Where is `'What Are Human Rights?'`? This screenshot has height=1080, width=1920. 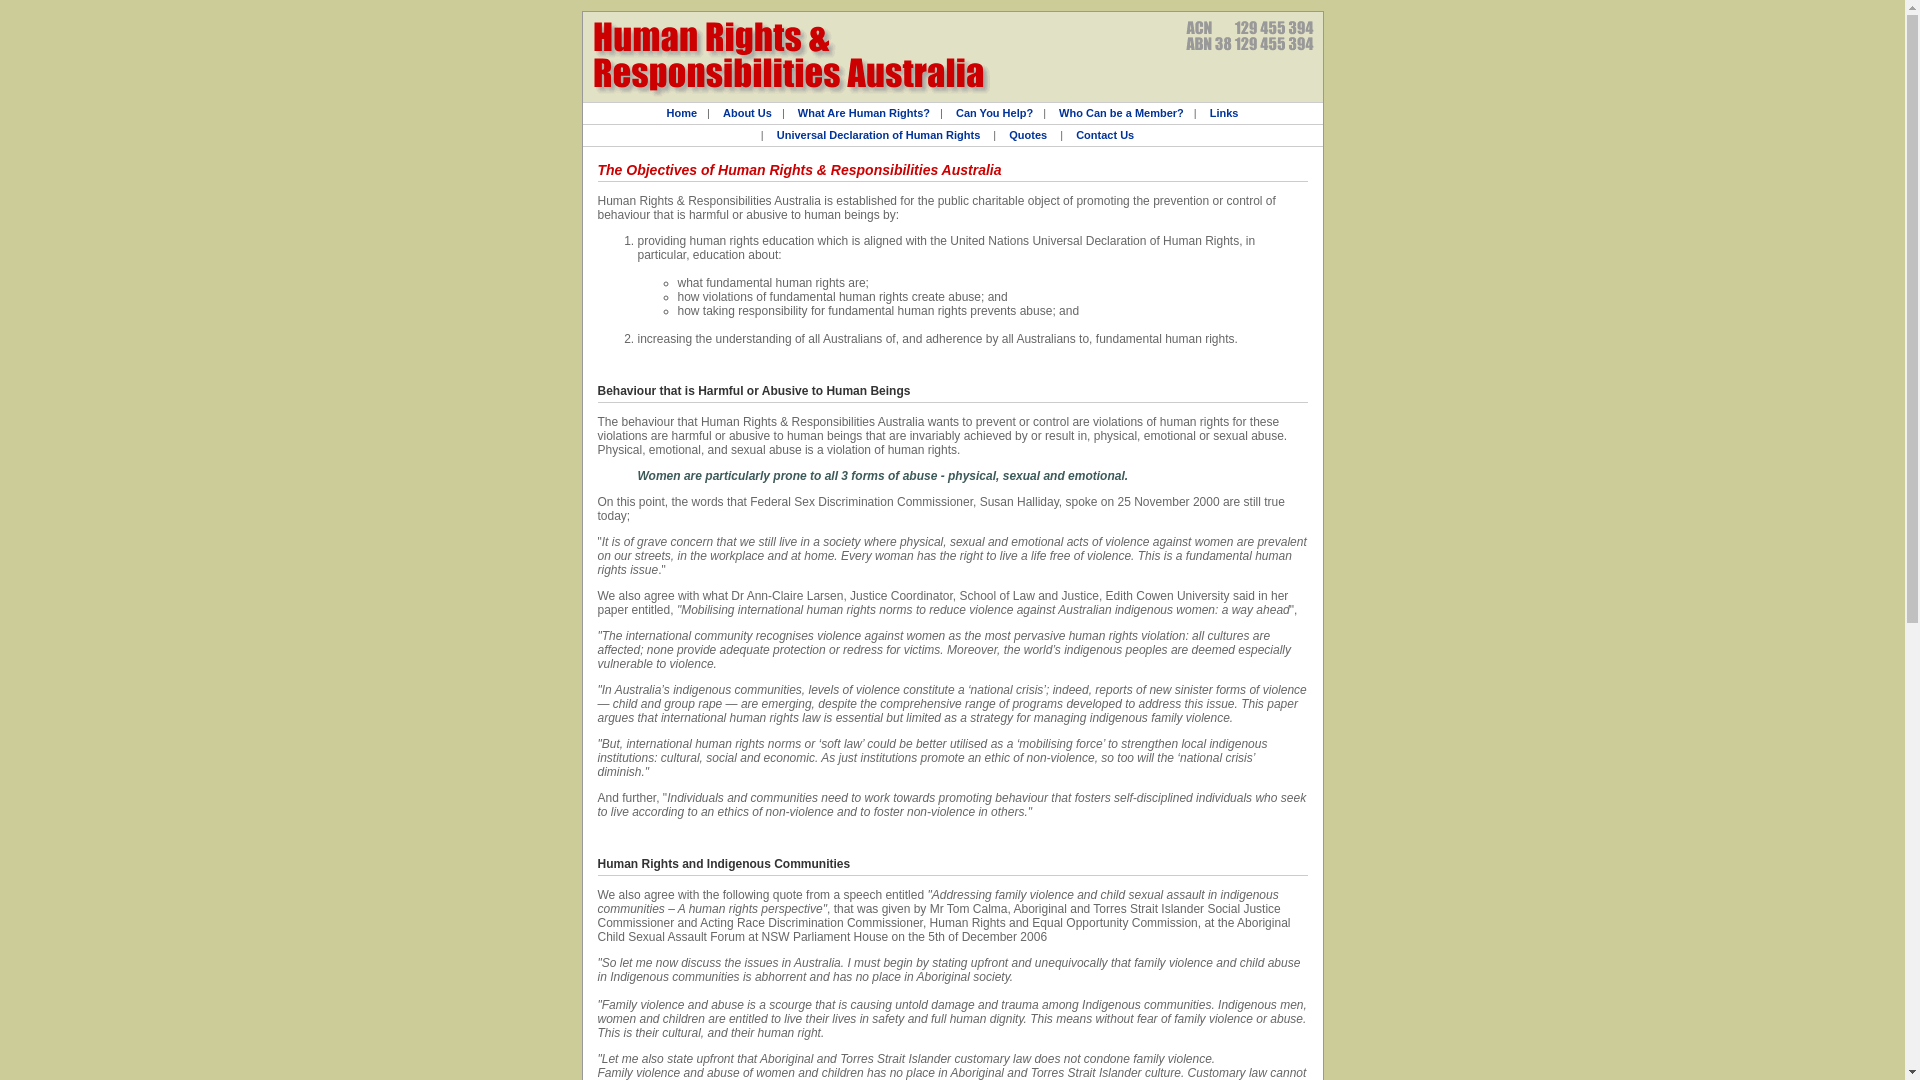 'What Are Human Rights?' is located at coordinates (864, 112).